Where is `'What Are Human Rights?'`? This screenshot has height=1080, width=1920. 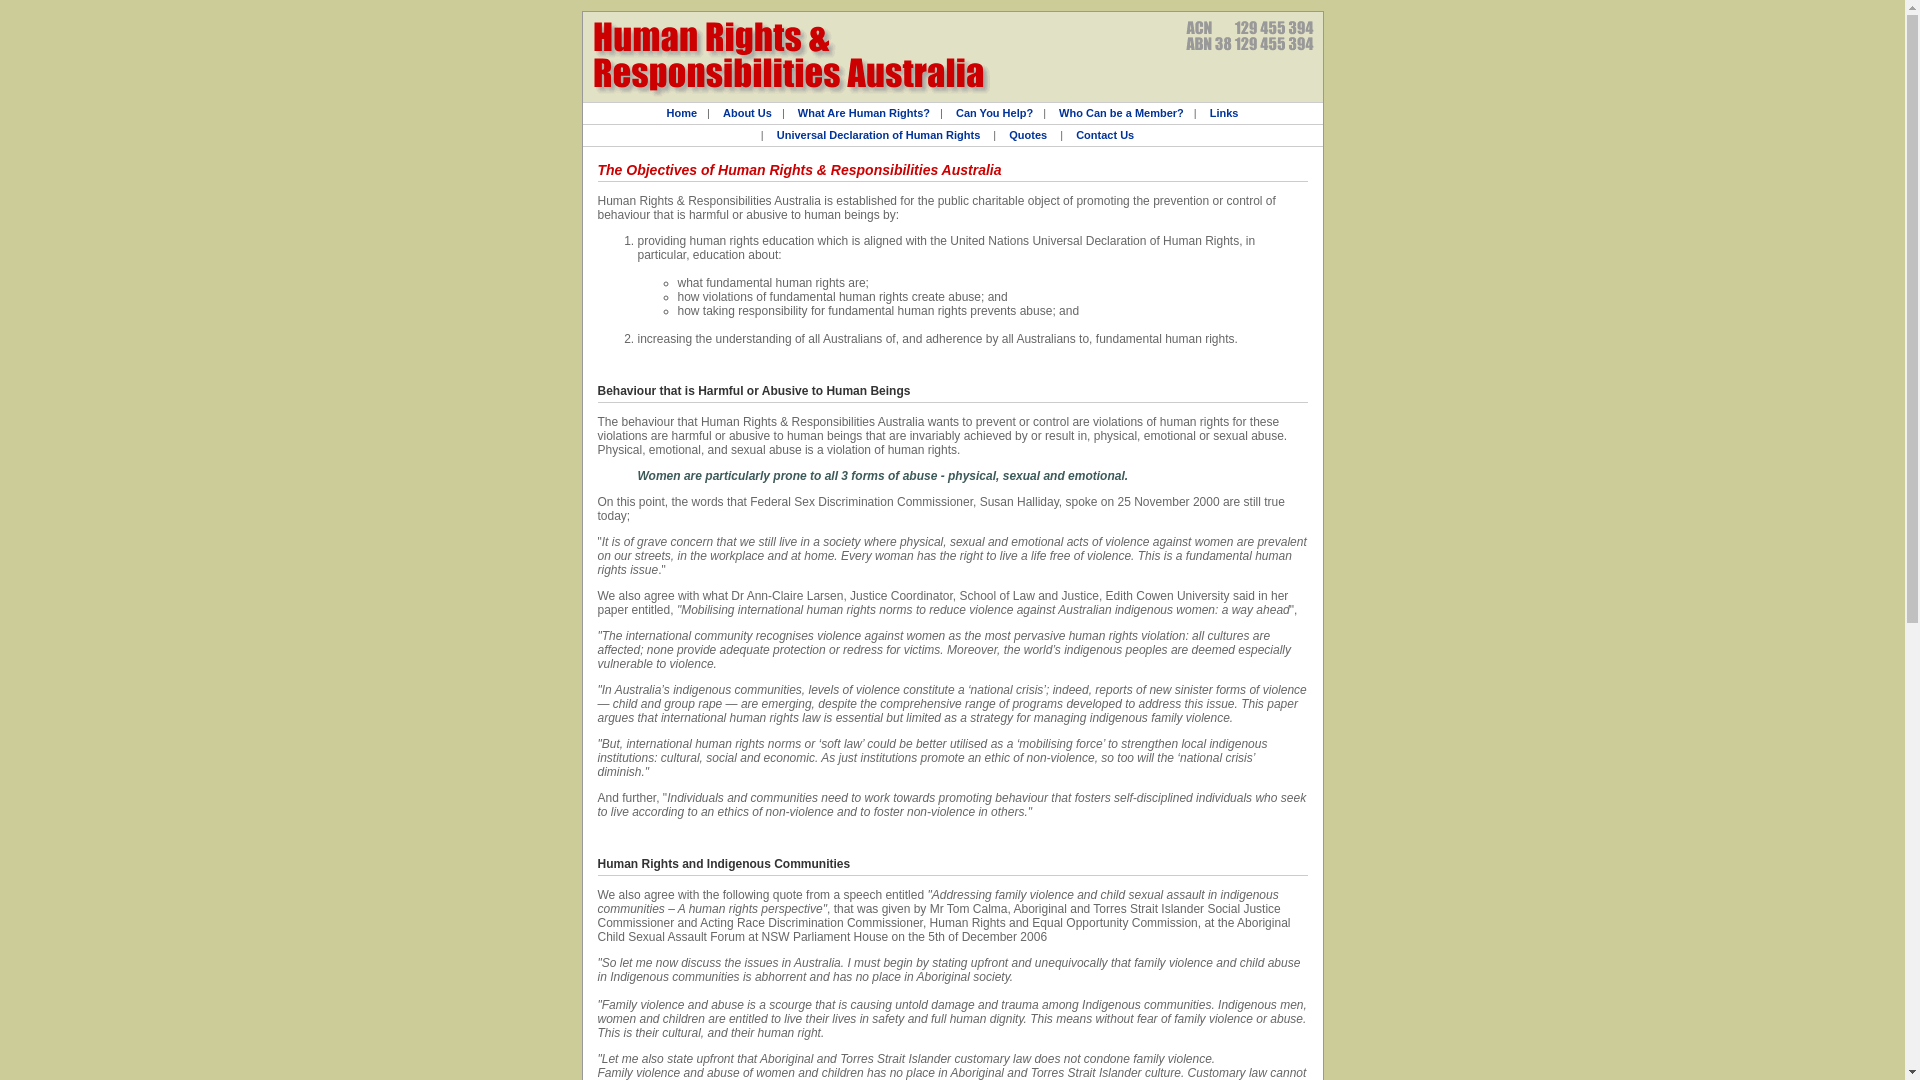 'What Are Human Rights?' is located at coordinates (864, 112).